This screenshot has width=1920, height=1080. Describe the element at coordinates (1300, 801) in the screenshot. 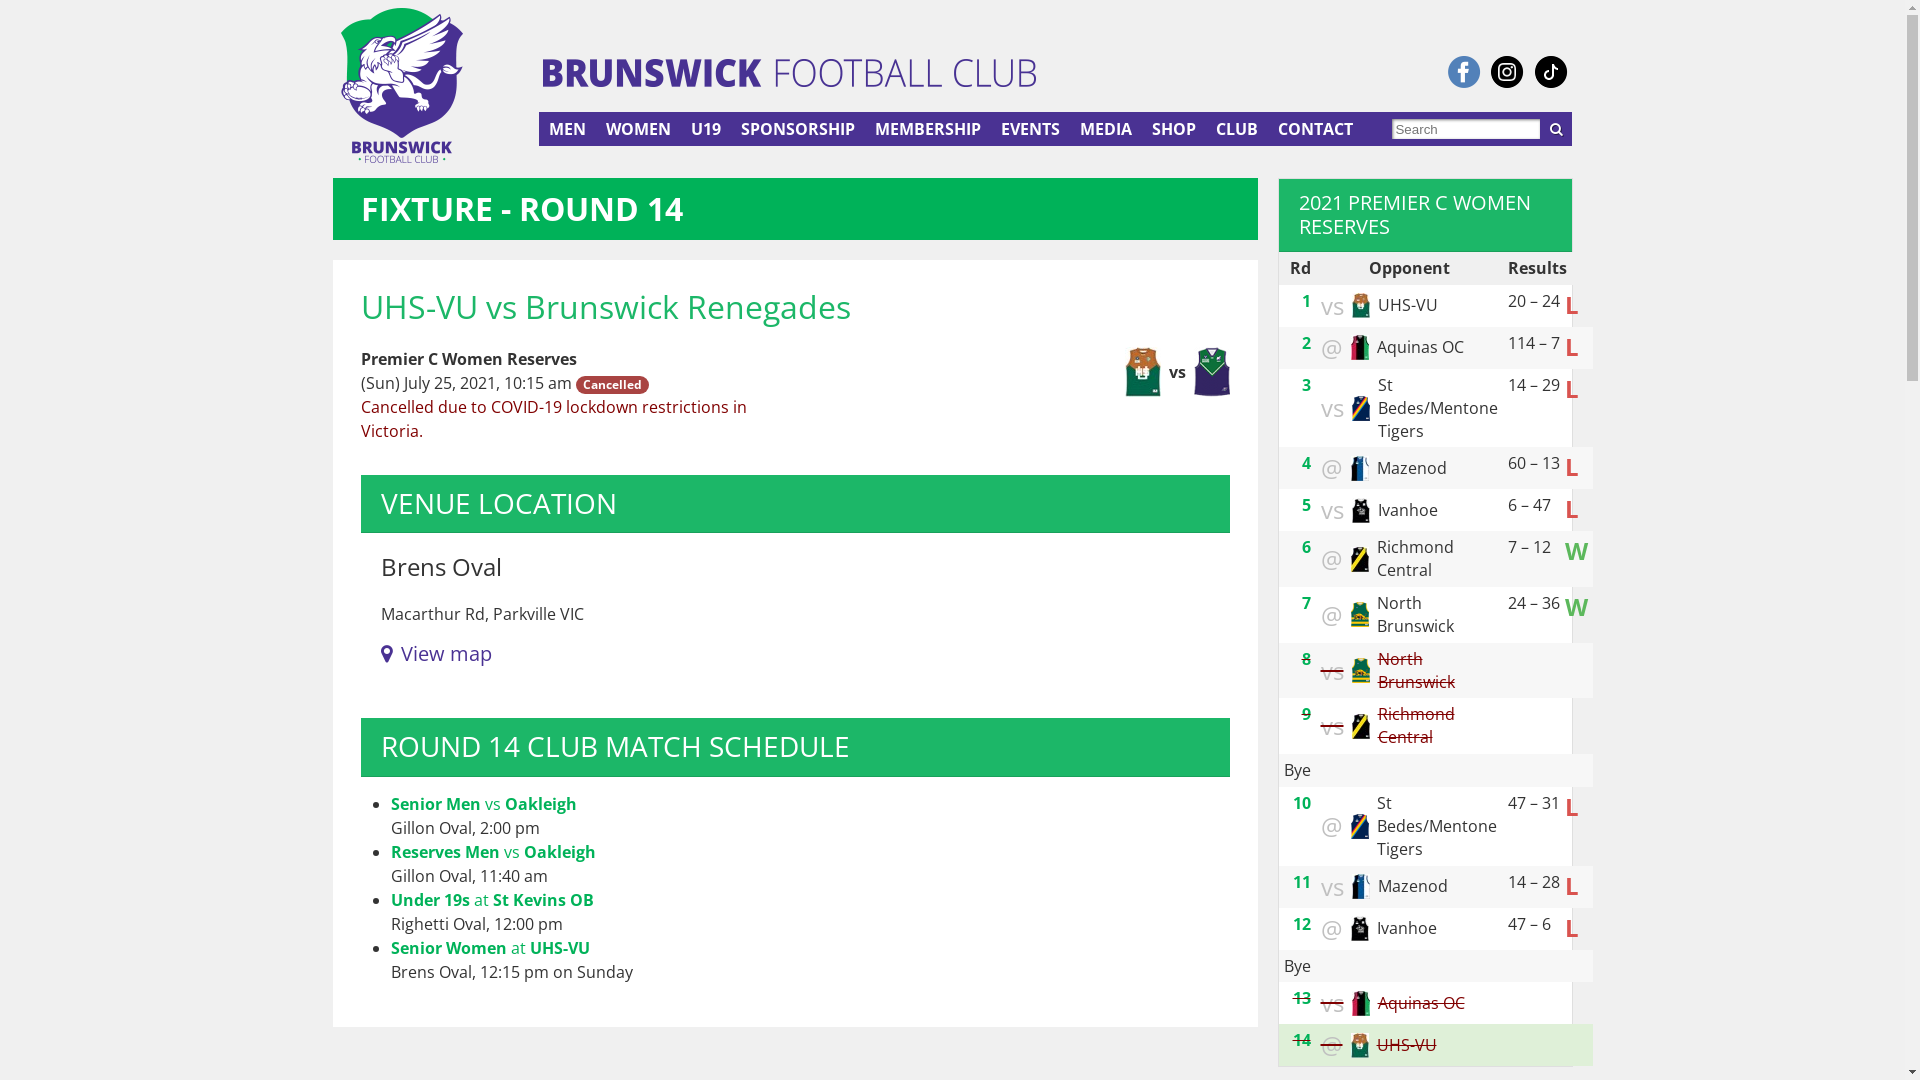

I see `'10'` at that location.